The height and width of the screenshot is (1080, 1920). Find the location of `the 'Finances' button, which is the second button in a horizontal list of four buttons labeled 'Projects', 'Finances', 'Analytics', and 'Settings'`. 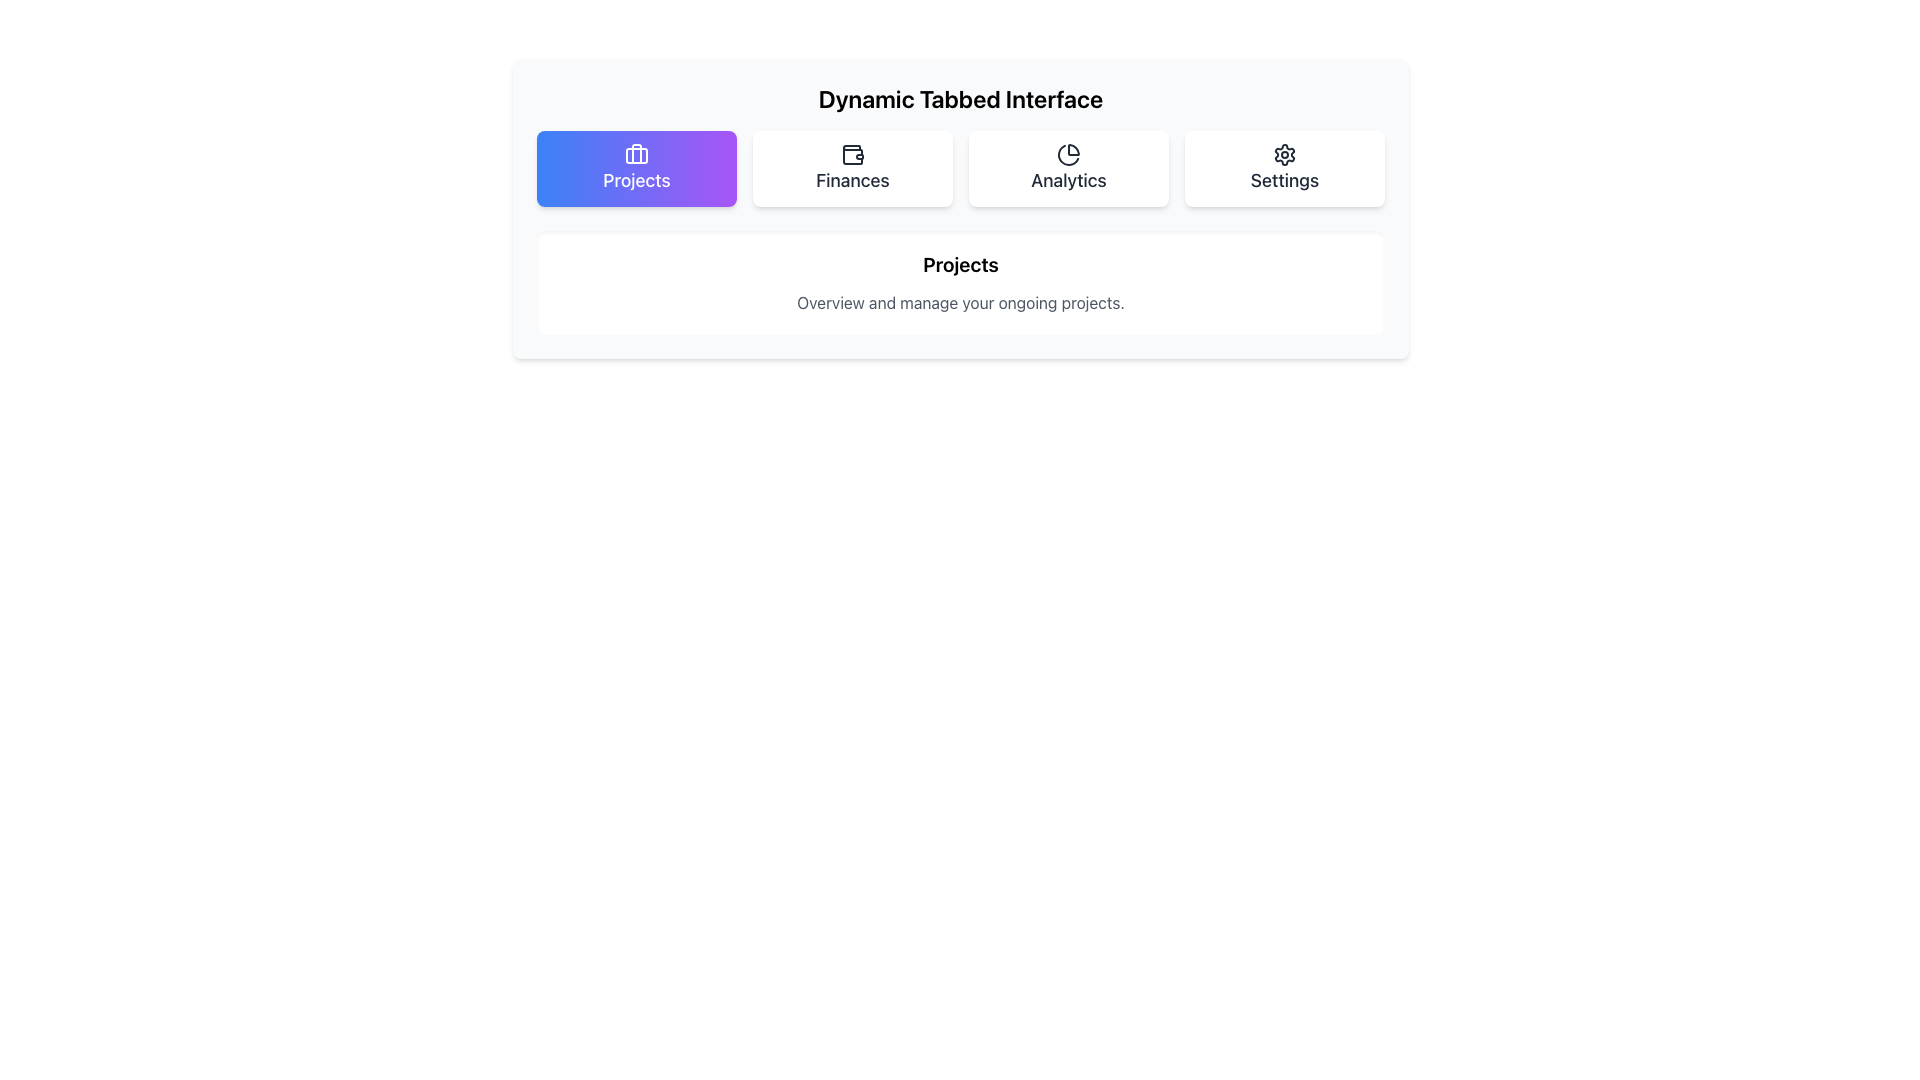

the 'Finances' button, which is the second button in a horizontal list of four buttons labeled 'Projects', 'Finances', 'Analytics', and 'Settings' is located at coordinates (853, 168).